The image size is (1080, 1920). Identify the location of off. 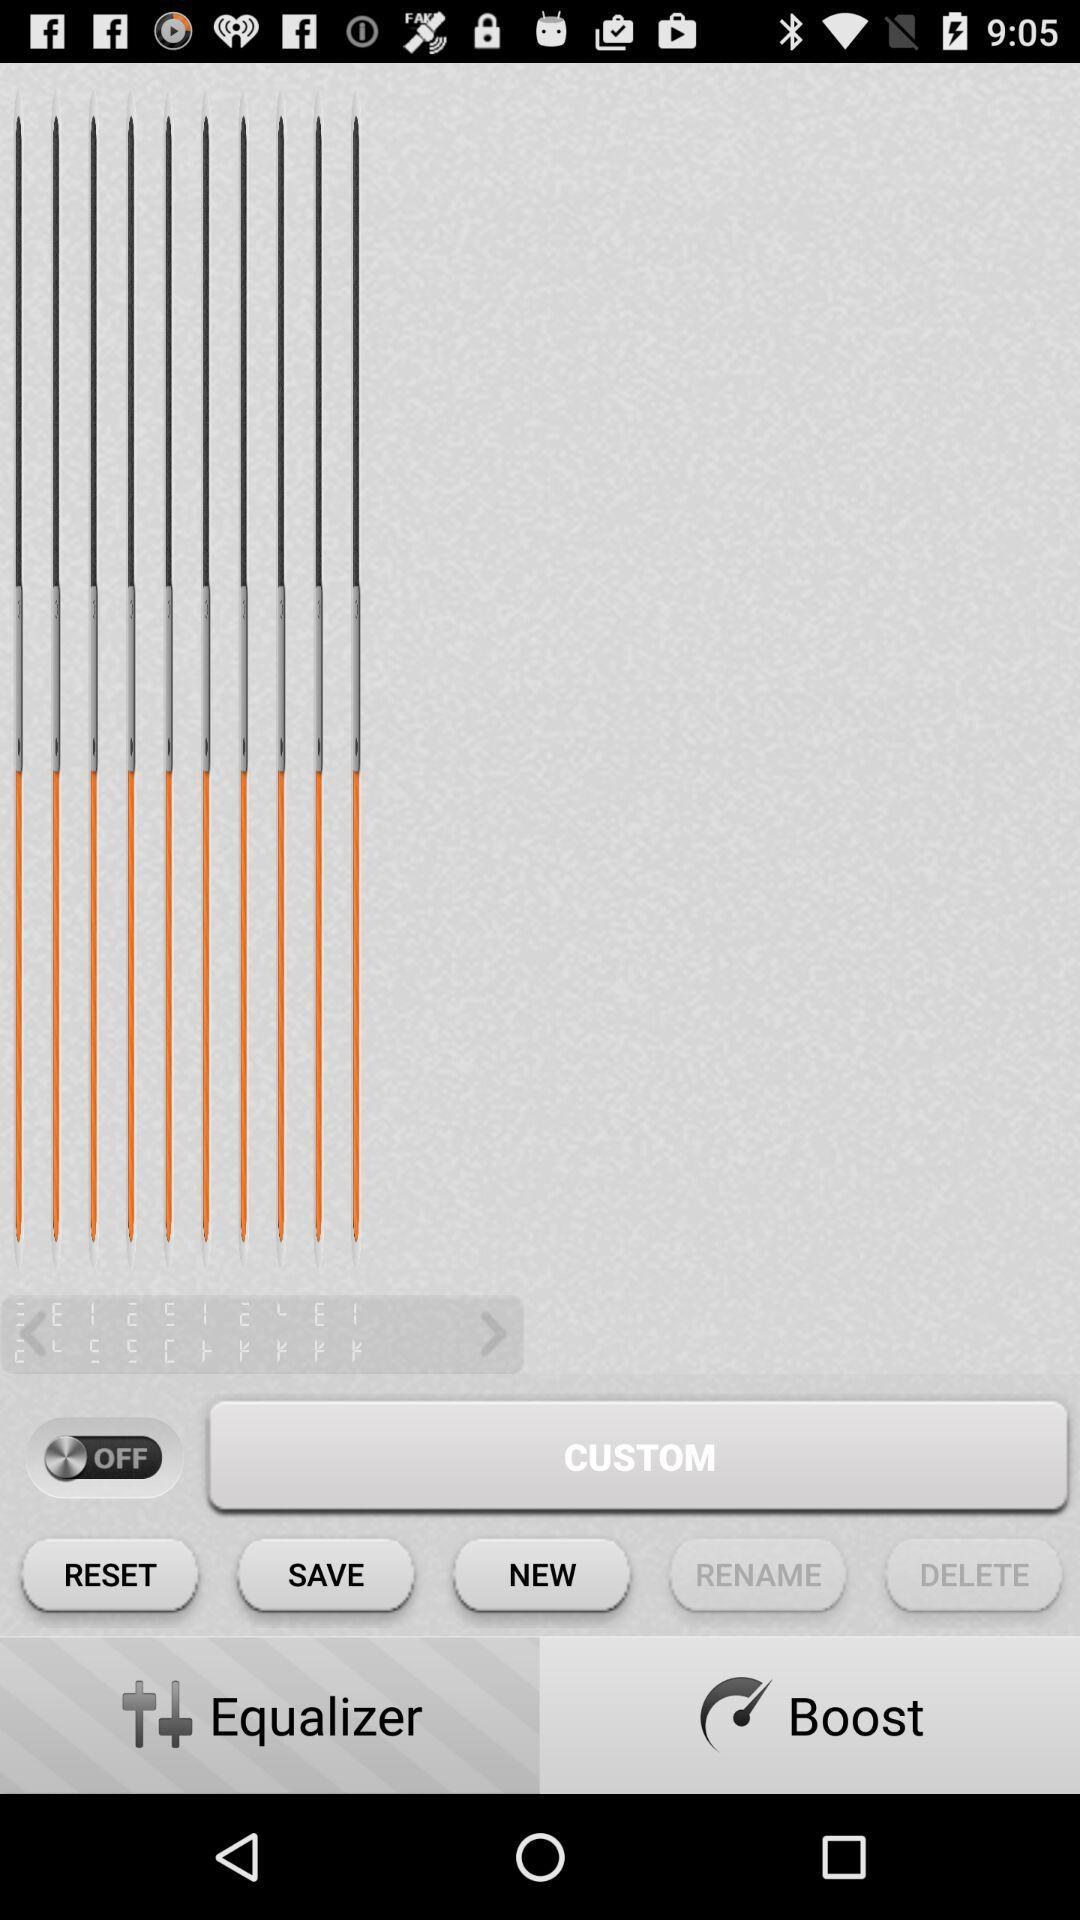
(104, 1458).